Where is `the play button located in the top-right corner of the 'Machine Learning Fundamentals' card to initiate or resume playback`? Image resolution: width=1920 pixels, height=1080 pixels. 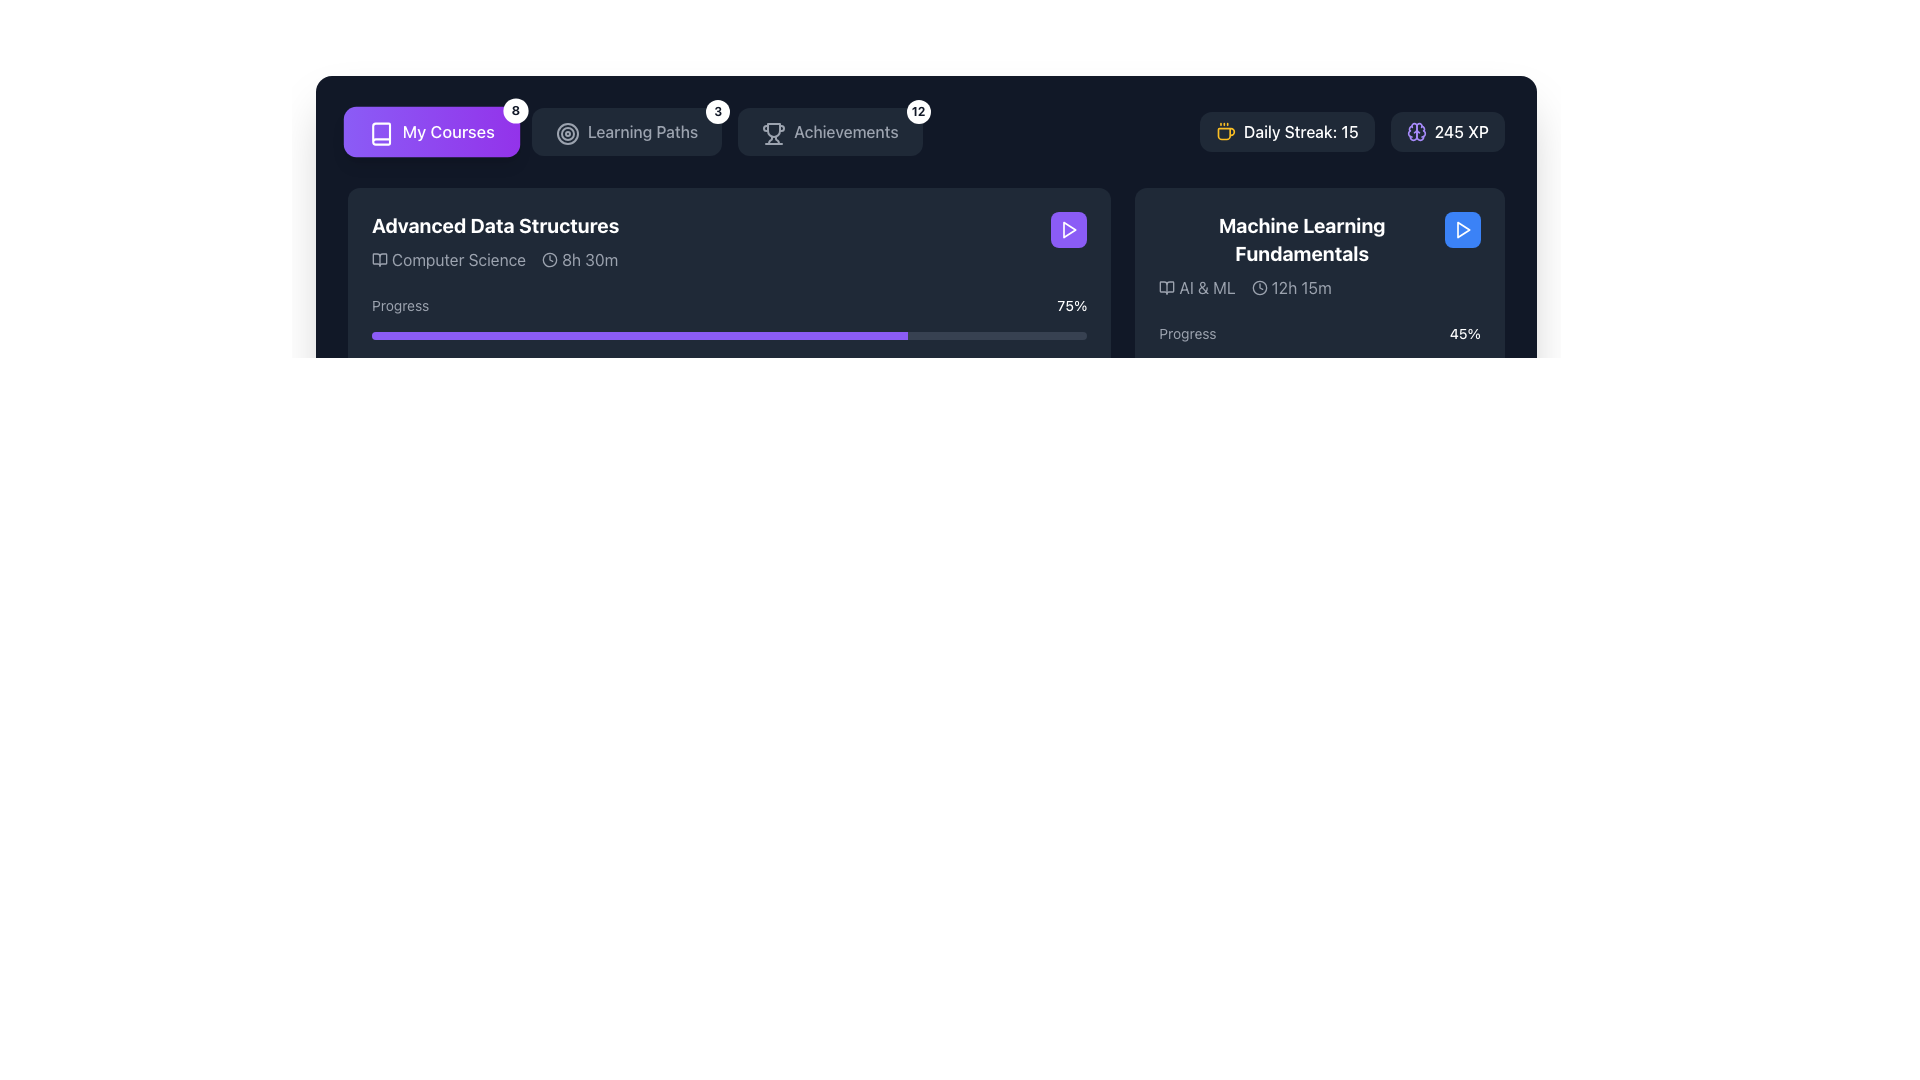
the play button located in the top-right corner of the 'Machine Learning Fundamentals' card to initiate or resume playback is located at coordinates (1069, 229).